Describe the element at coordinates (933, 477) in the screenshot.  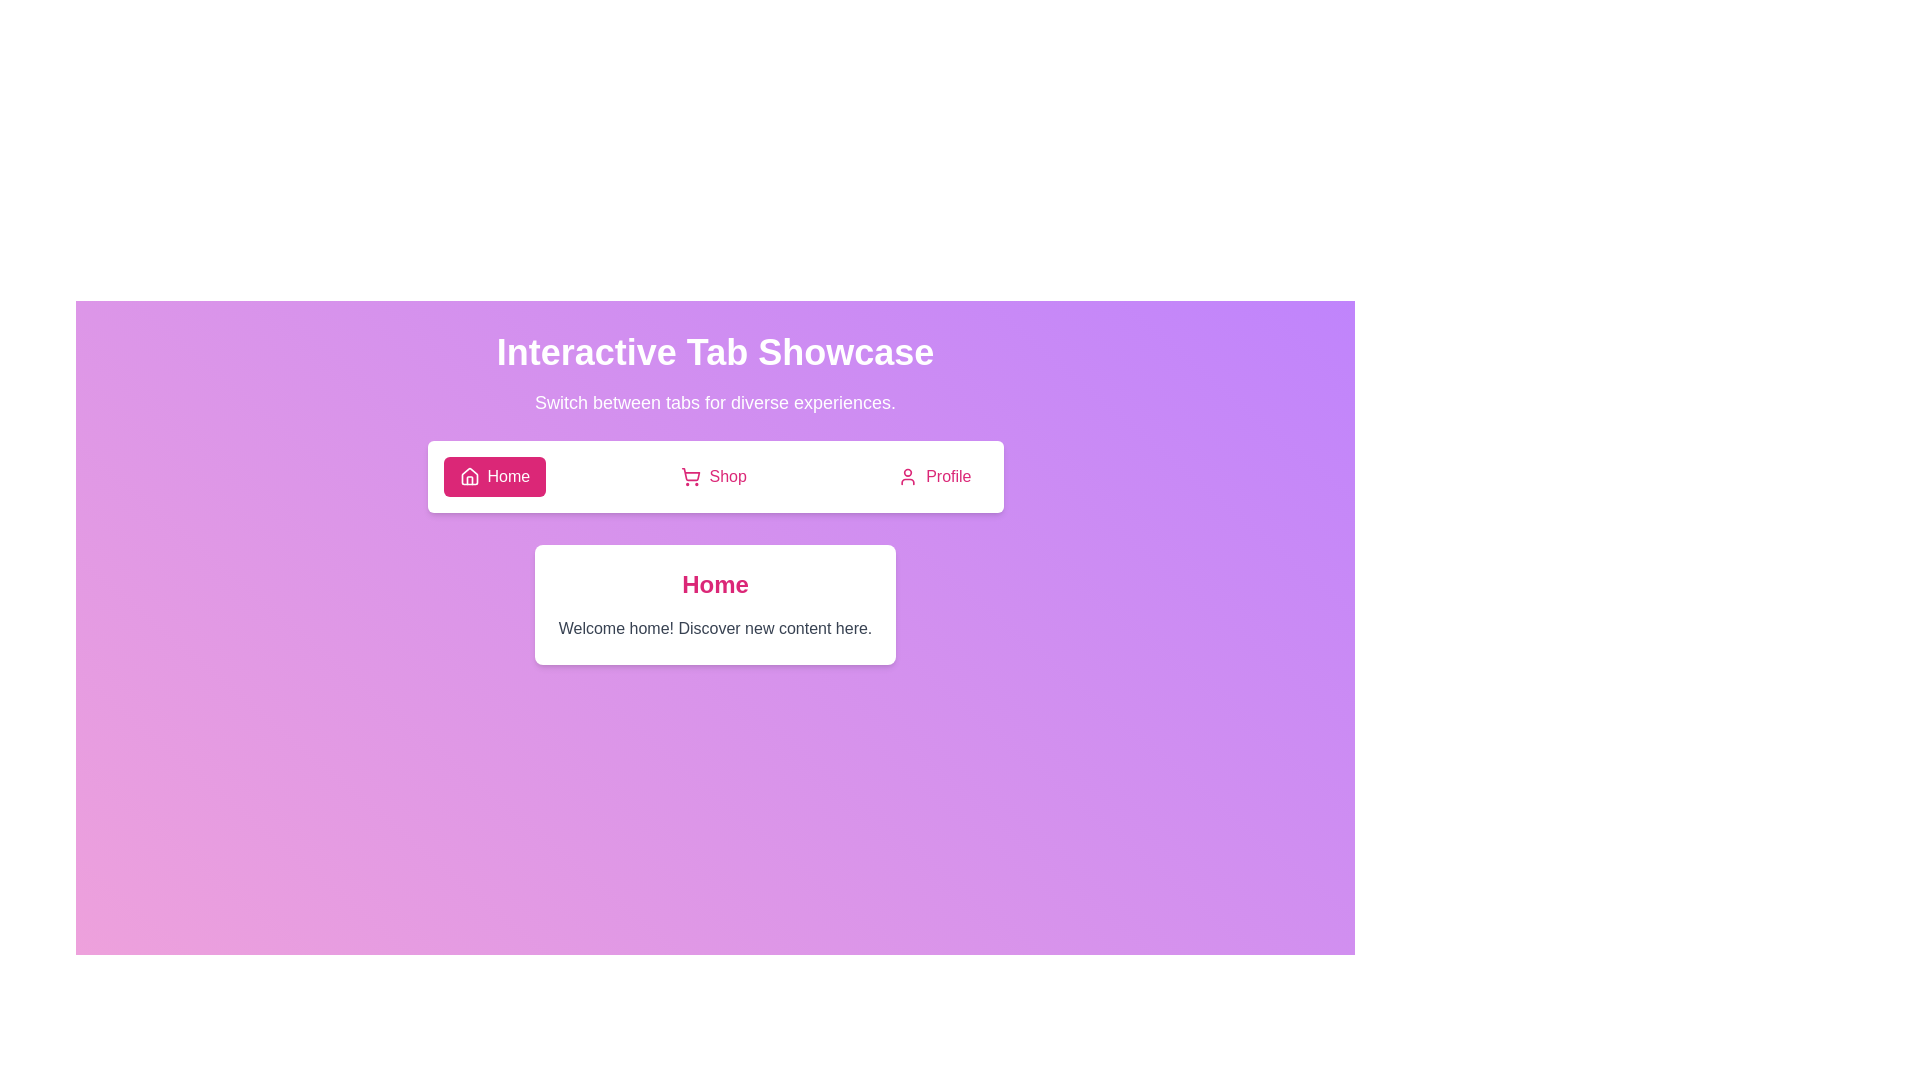
I see `the button labeled Profile to view its hover effect` at that location.